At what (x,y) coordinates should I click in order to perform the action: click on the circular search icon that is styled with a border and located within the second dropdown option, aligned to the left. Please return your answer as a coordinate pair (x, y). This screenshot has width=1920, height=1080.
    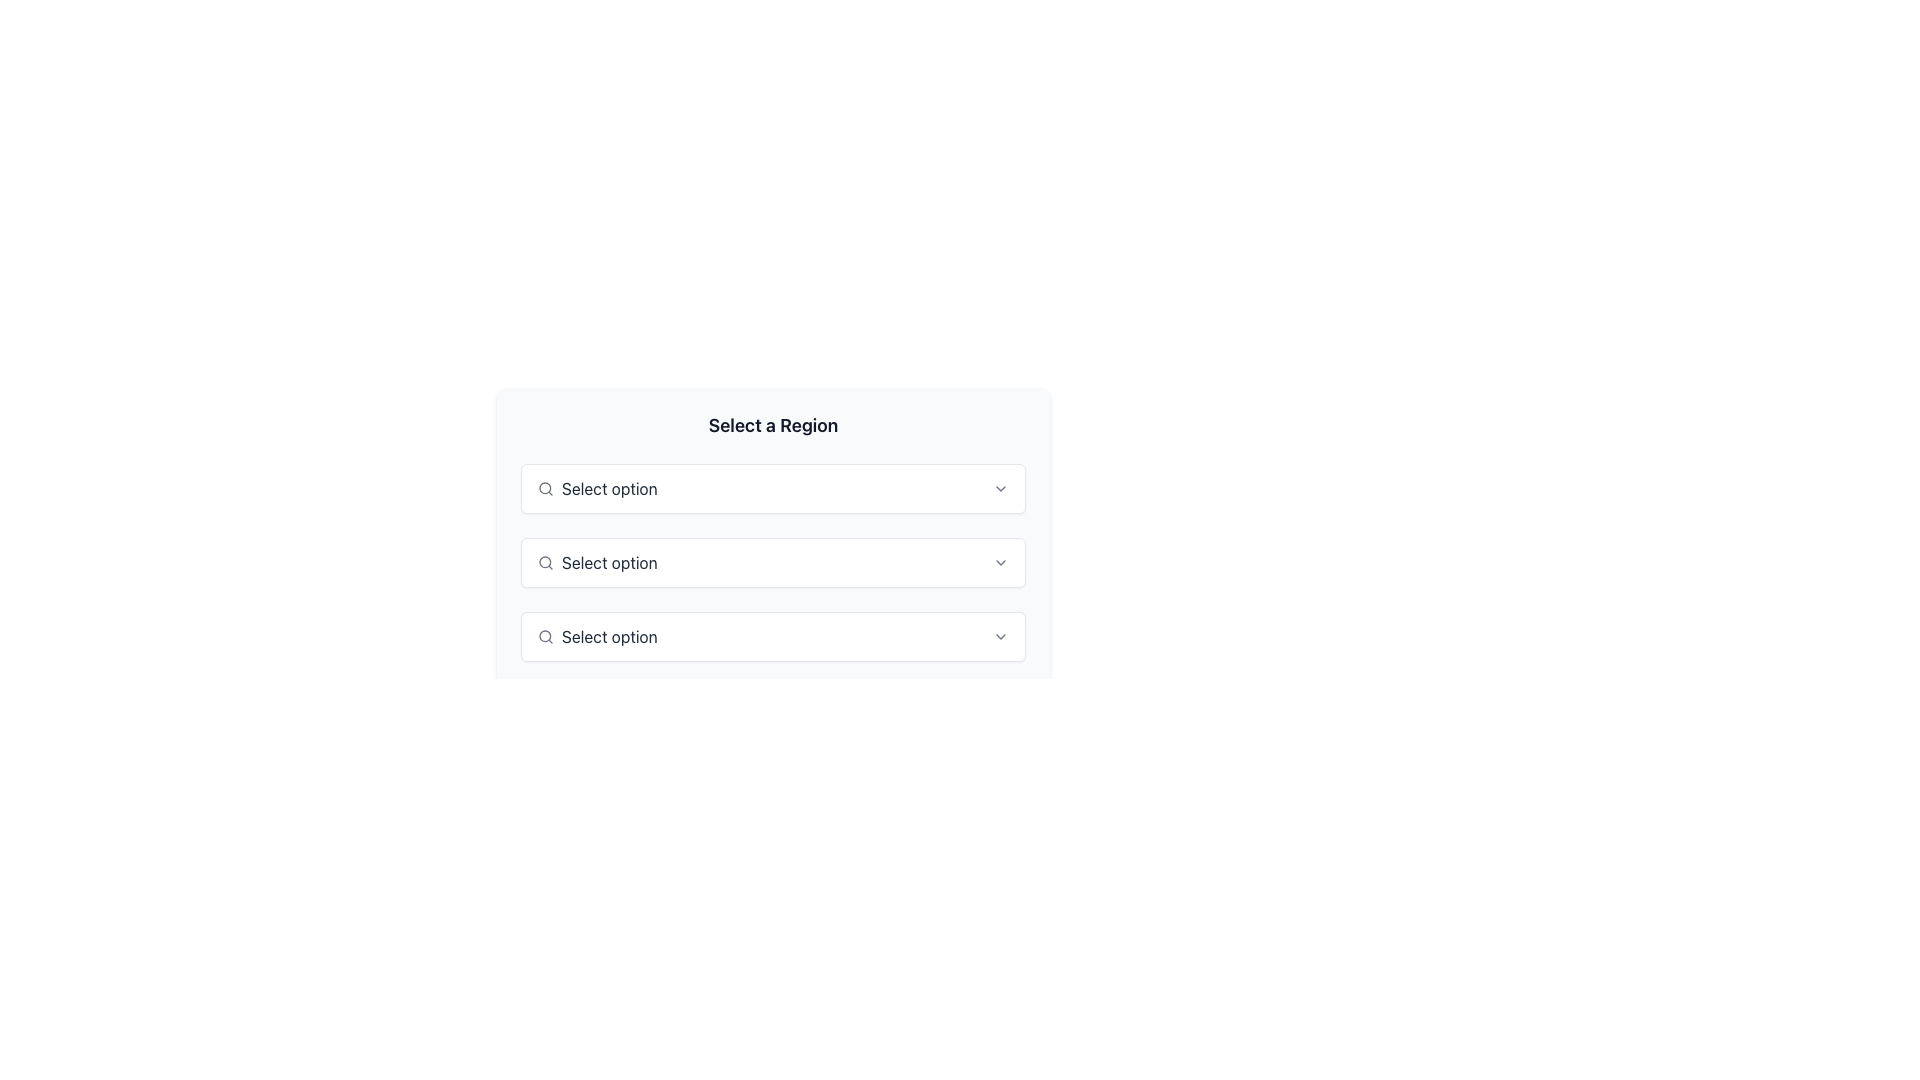
    Looking at the image, I should click on (545, 562).